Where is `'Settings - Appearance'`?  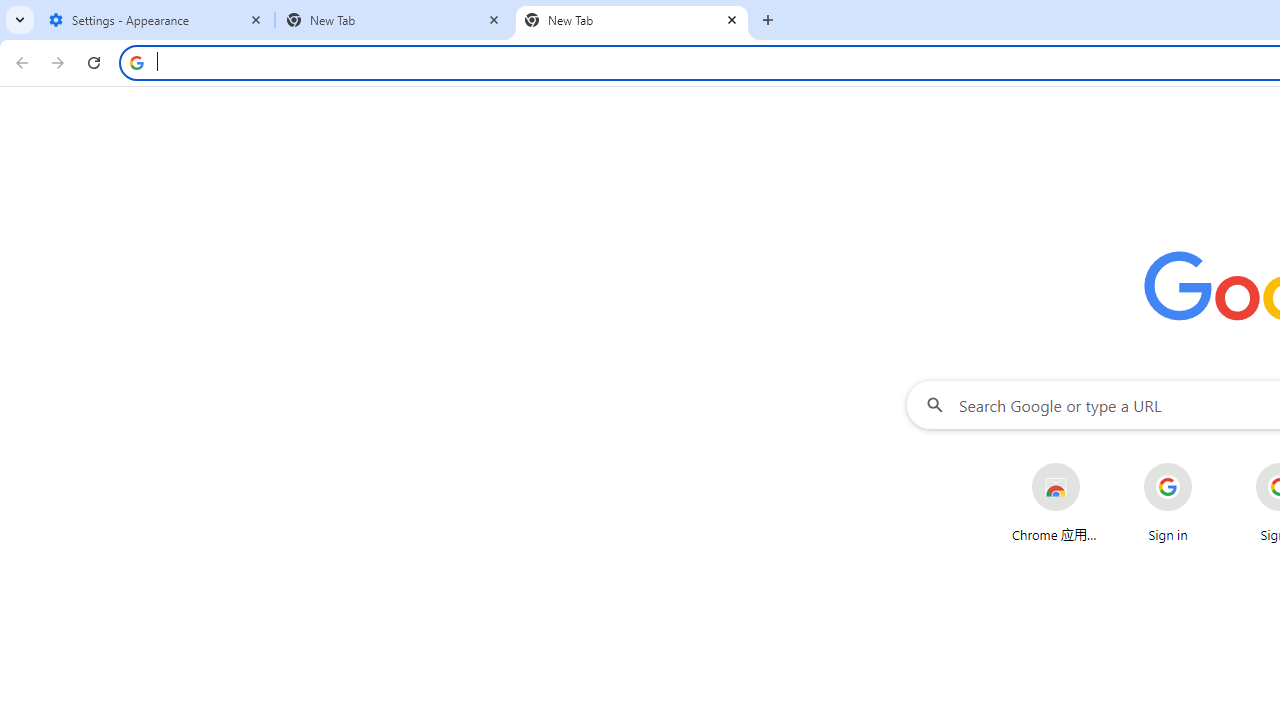 'Settings - Appearance' is located at coordinates (155, 20).